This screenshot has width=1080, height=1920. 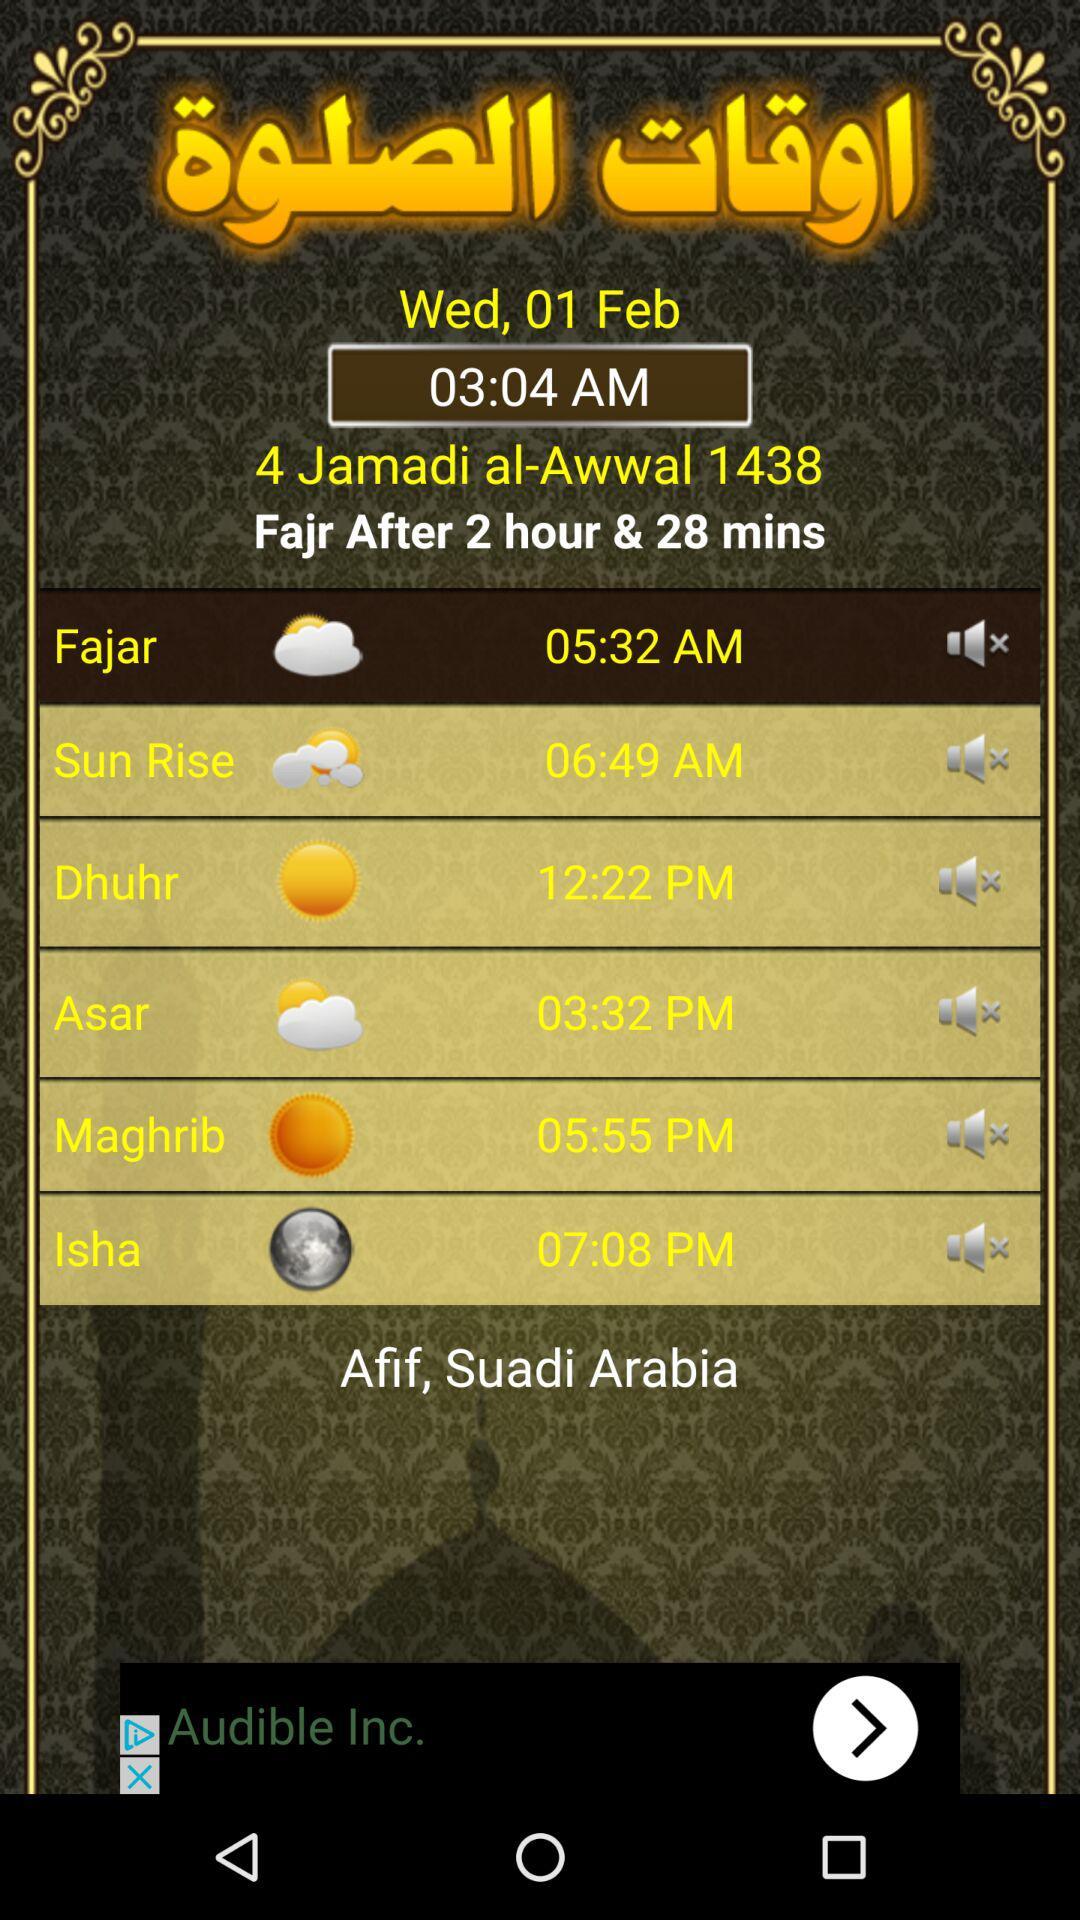 What do you see at coordinates (977, 644) in the screenshot?
I see `audio` at bounding box center [977, 644].